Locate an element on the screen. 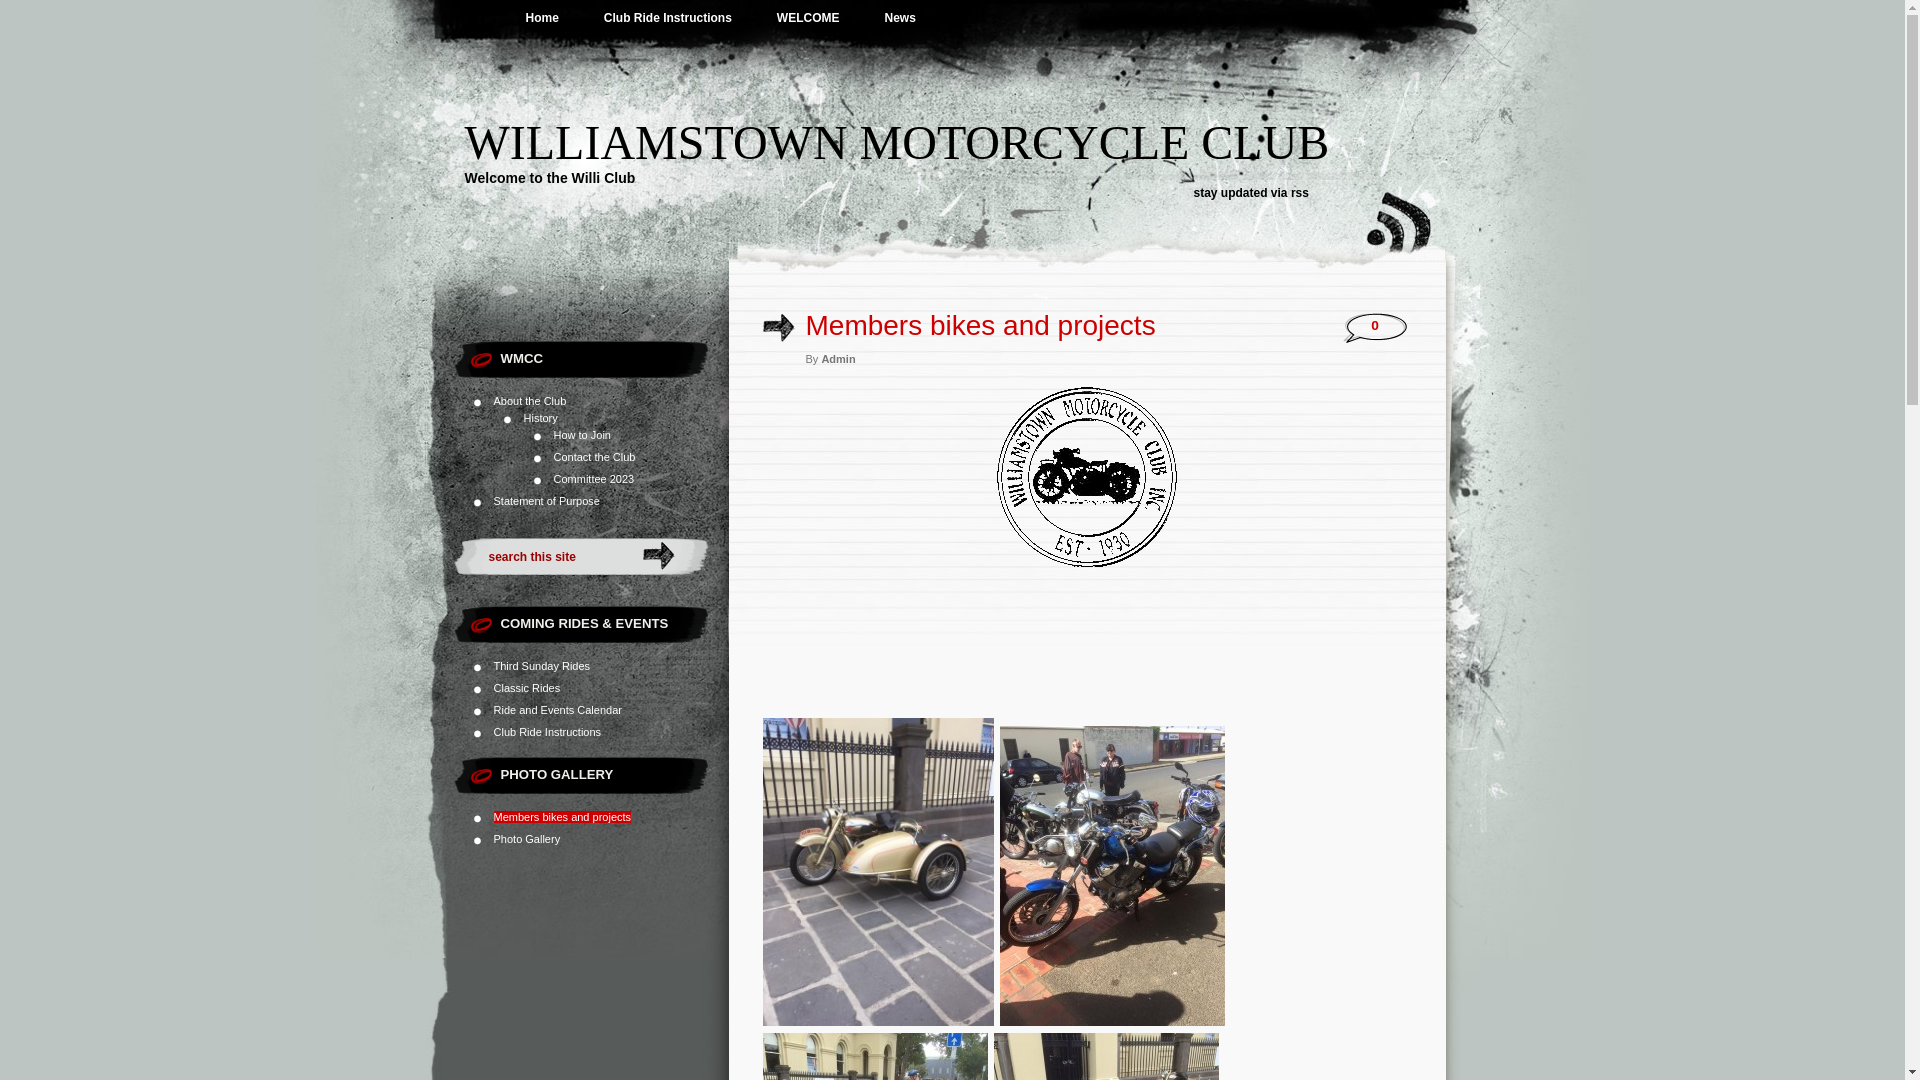  'News' is located at coordinates (899, 18).